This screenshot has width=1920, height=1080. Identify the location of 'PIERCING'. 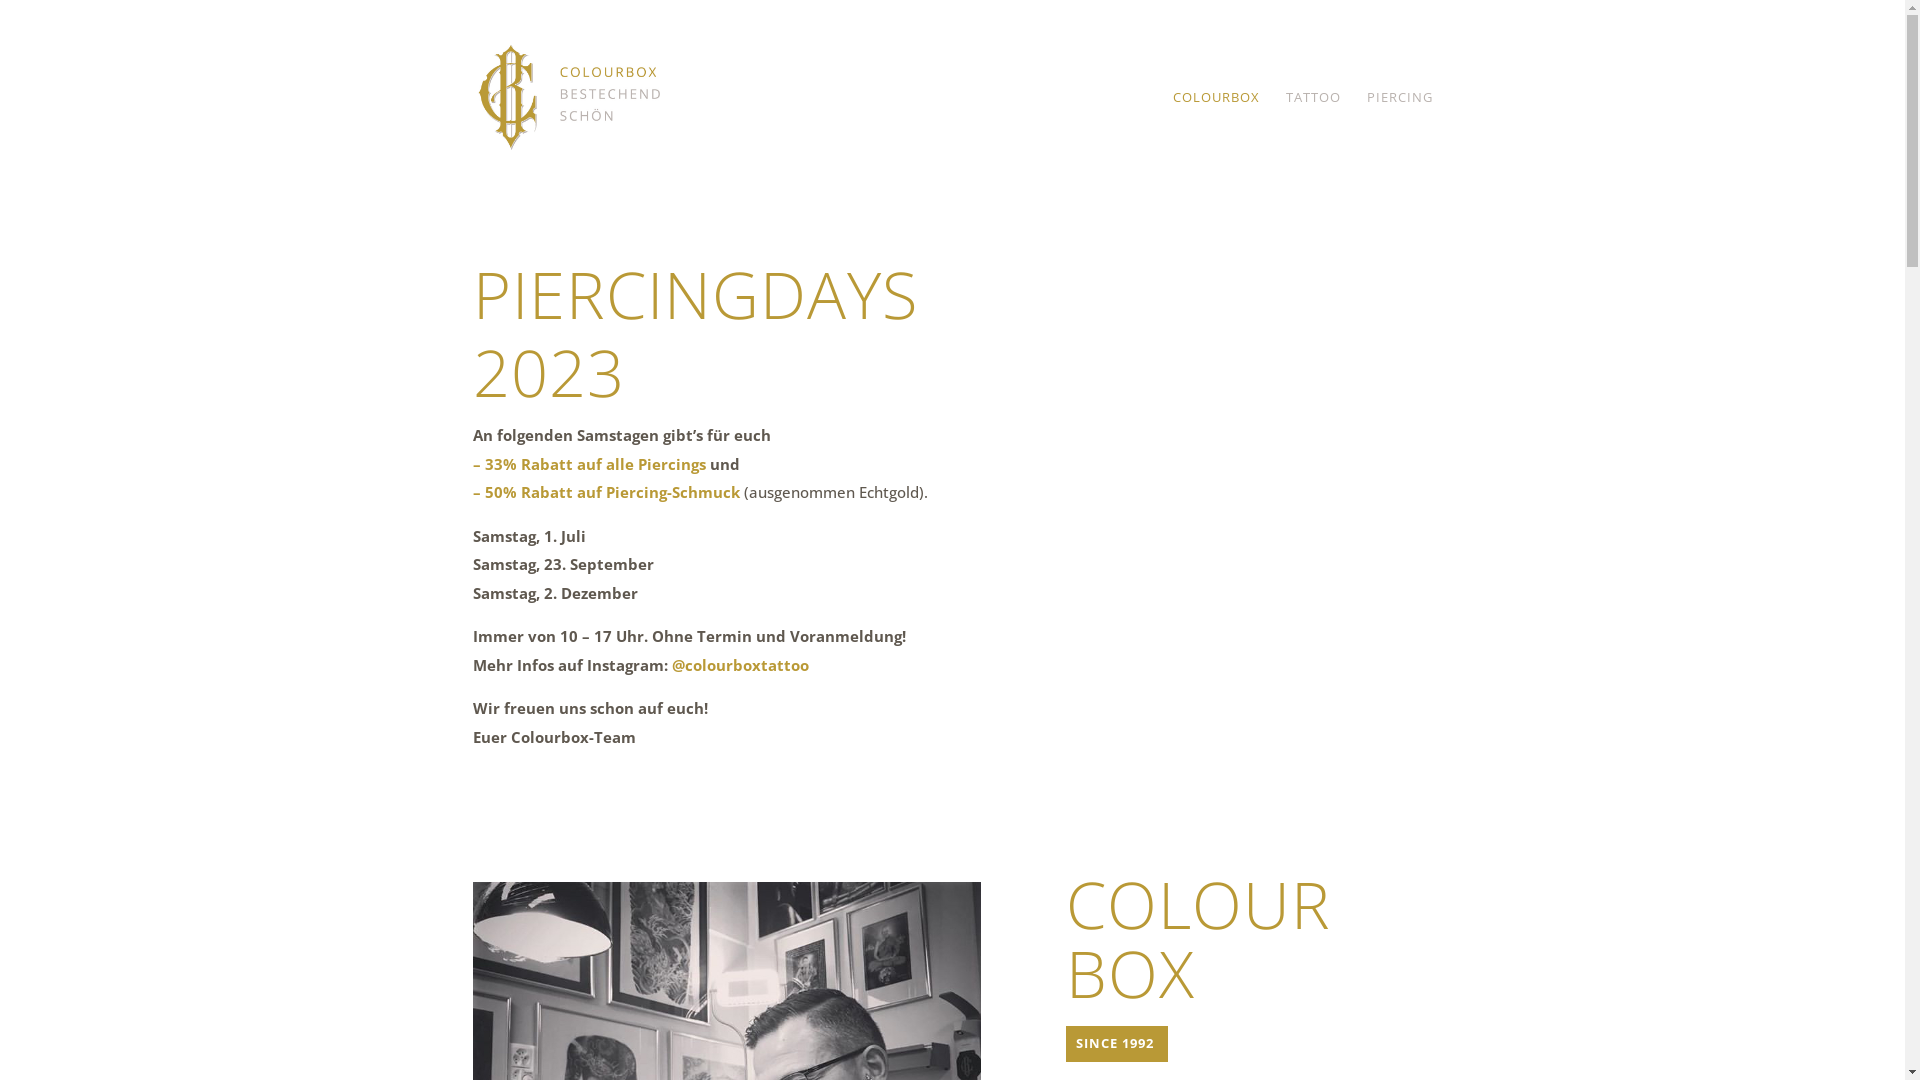
(1397, 141).